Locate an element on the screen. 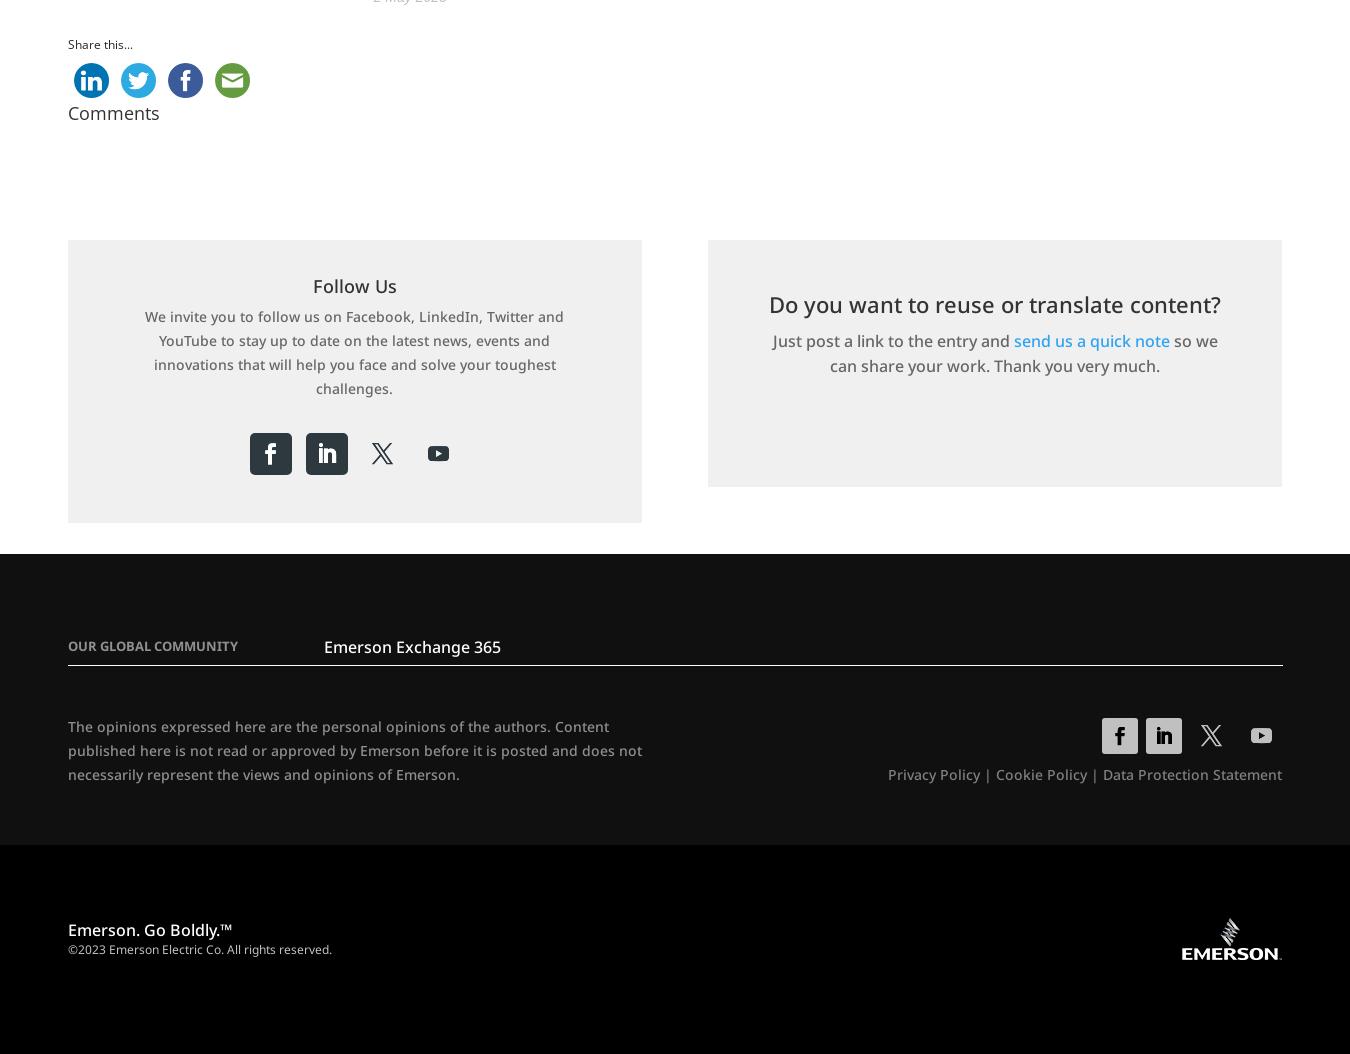  'Privacy Policy' is located at coordinates (933, 774).